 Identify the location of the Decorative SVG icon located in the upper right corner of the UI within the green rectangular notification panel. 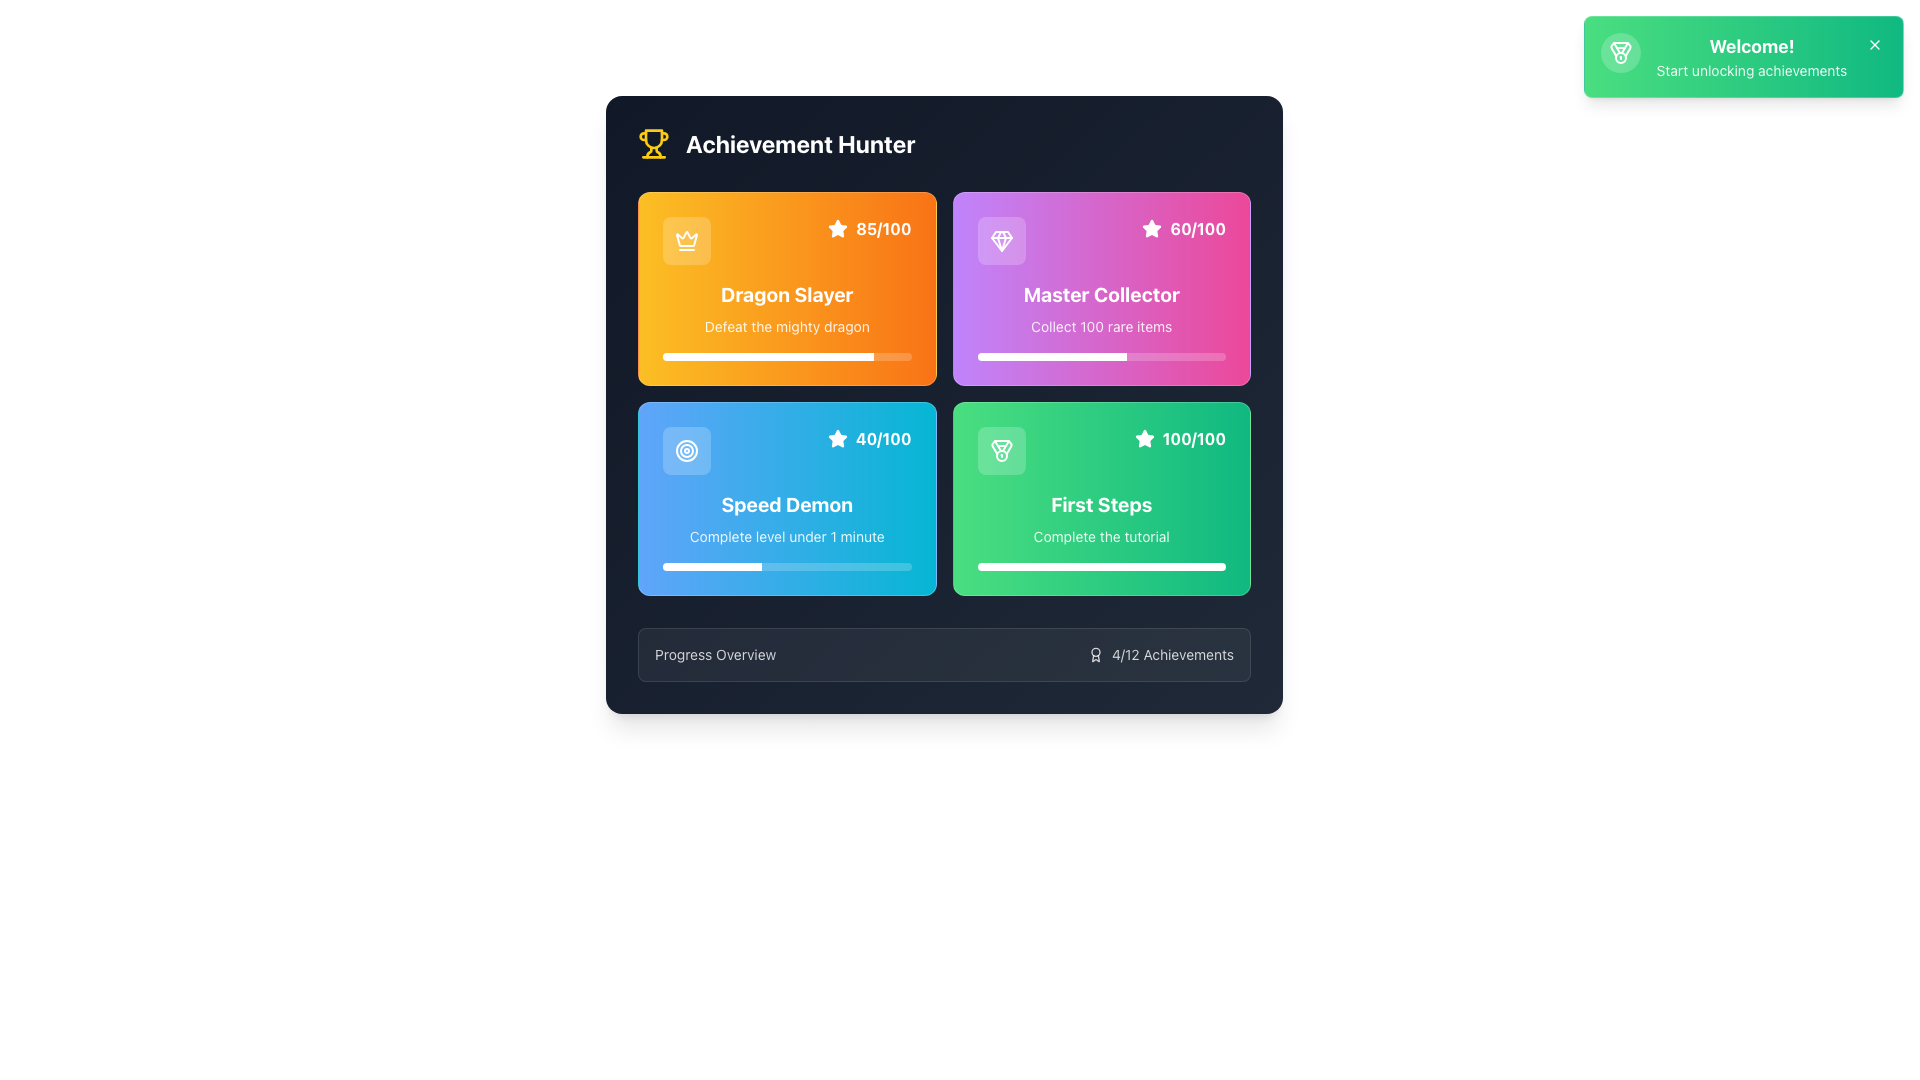
(1621, 52).